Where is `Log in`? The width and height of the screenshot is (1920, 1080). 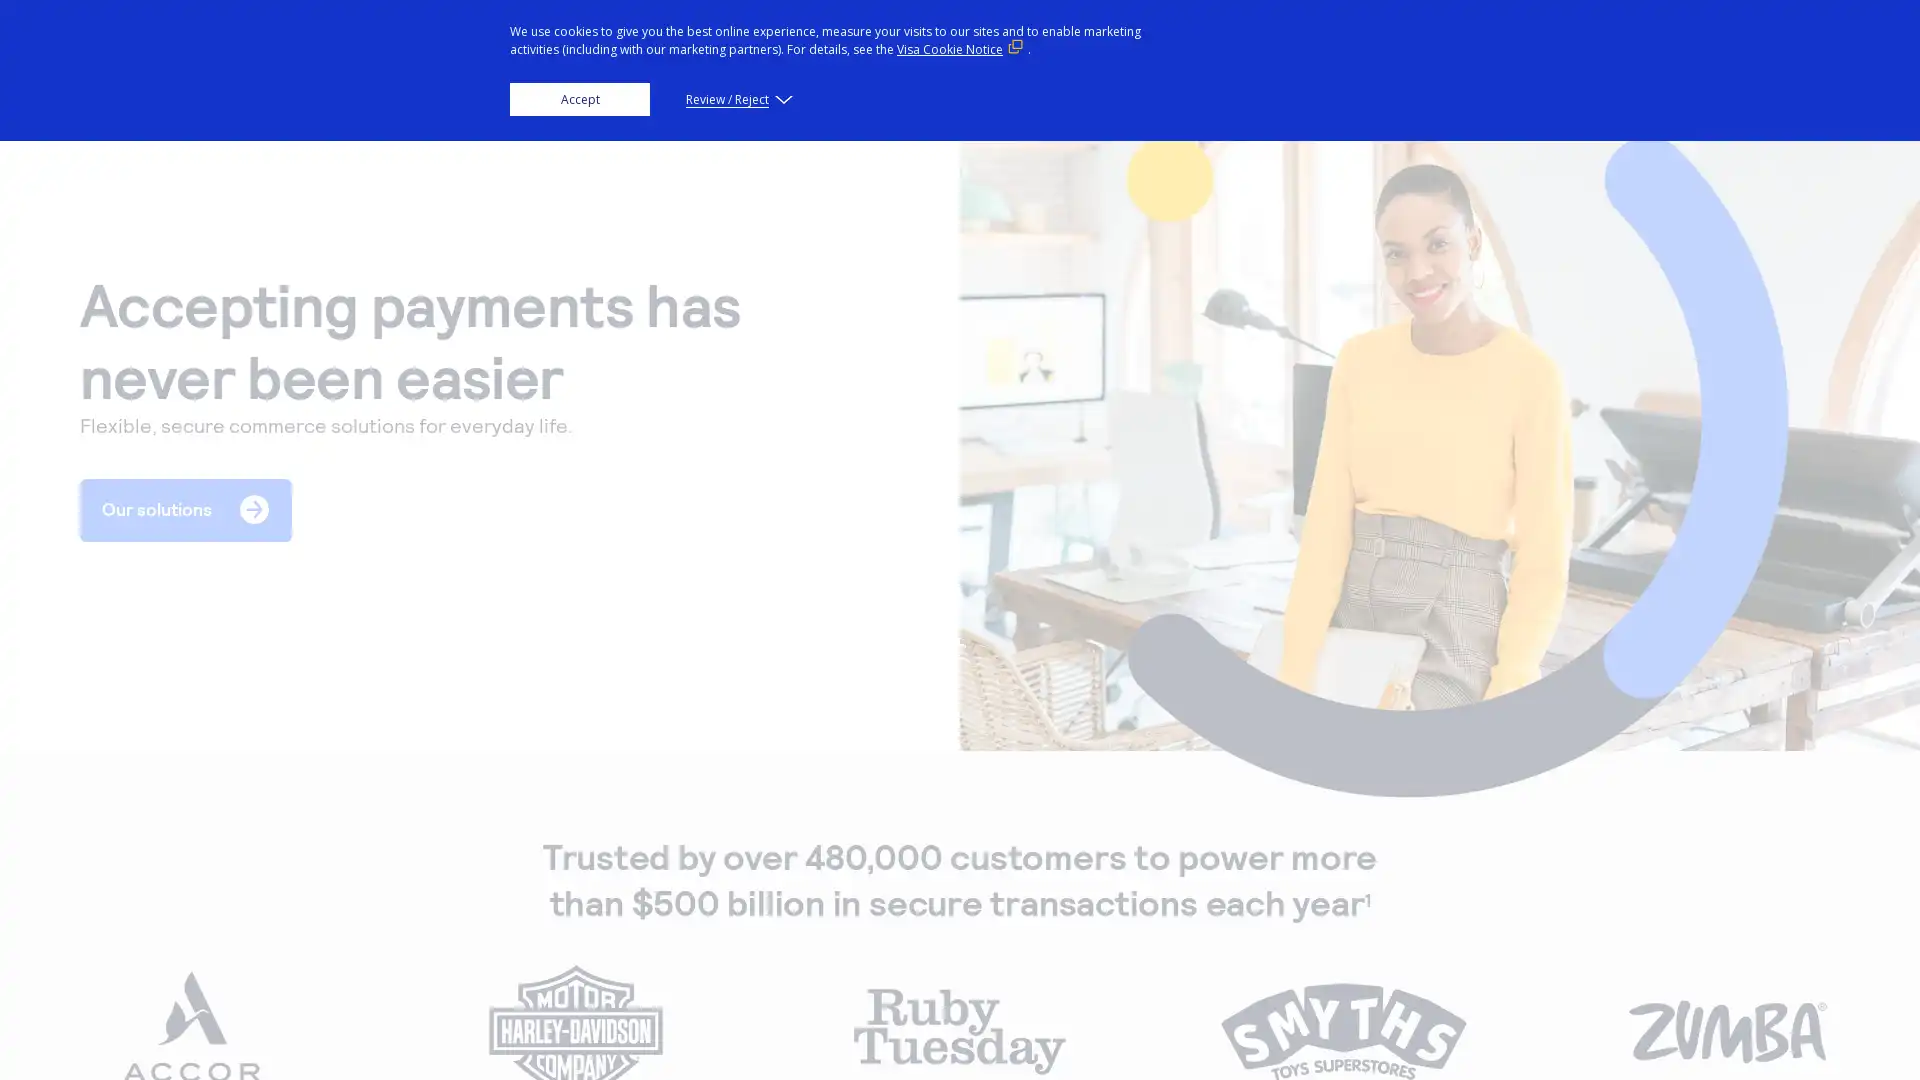 Log in is located at coordinates (1699, 41).